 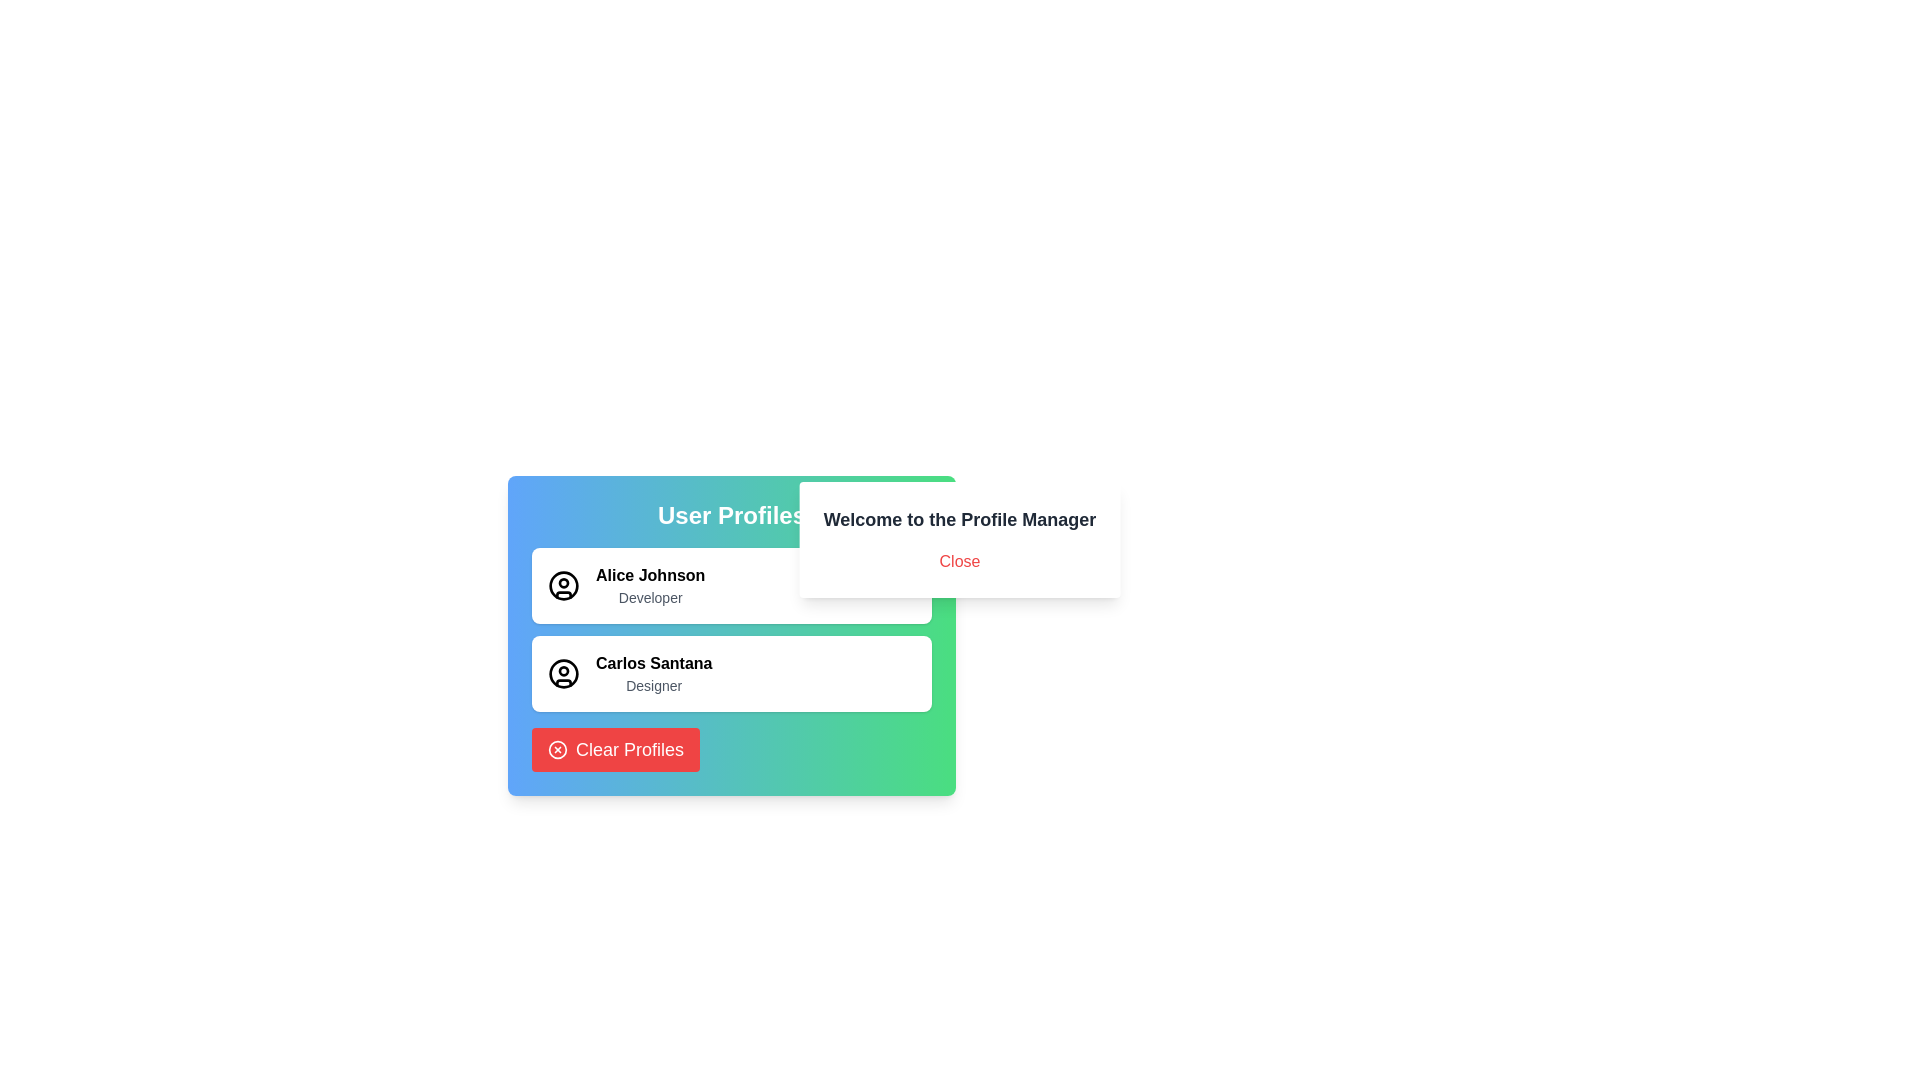 I want to click on the Avatar Icon representing 'Carlos Santana' within the second profile card in the 'User Profiles' section, so click(x=563, y=674).